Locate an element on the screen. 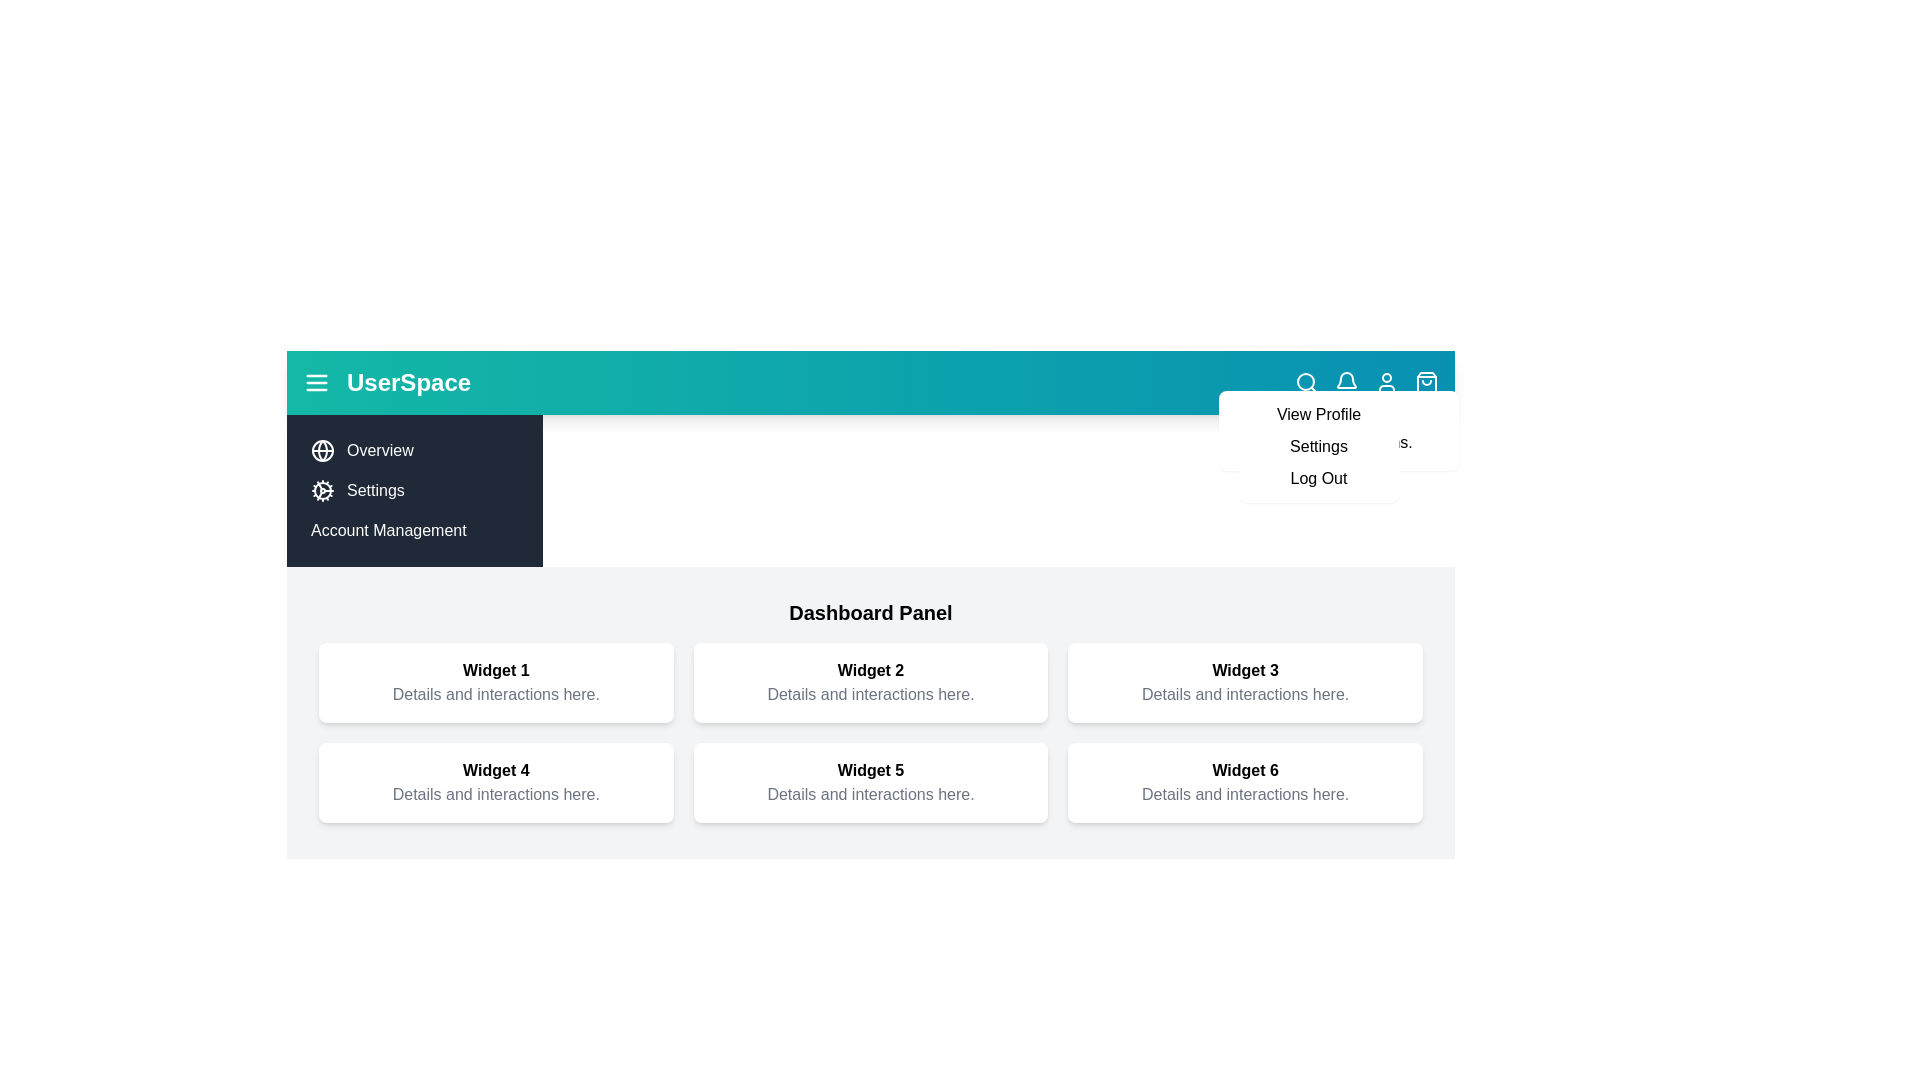  descriptive text 'Details and interactions here.' located in the fourth widget under the title 'Widget 4' on the dashboard is located at coordinates (496, 793).